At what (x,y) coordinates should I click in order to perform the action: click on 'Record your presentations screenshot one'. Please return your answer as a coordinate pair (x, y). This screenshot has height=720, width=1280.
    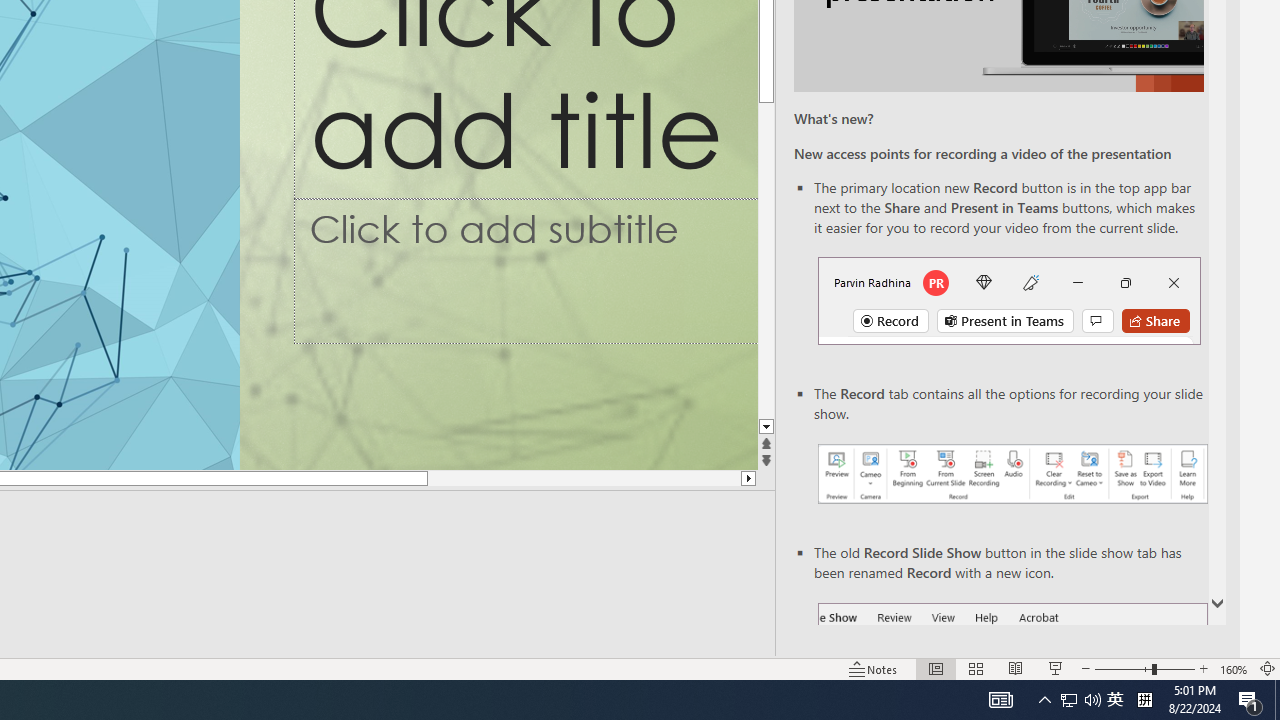
    Looking at the image, I should click on (1013, 474).